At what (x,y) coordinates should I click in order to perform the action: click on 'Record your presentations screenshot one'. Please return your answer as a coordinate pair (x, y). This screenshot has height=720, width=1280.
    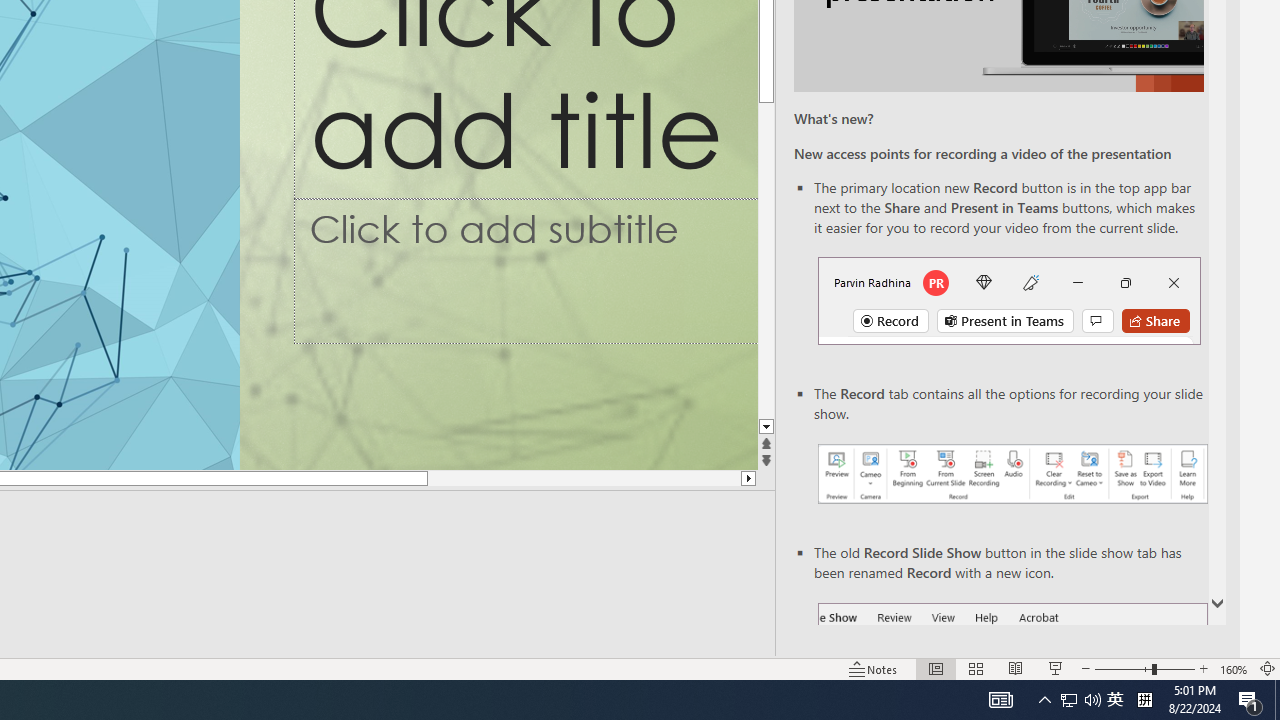
    Looking at the image, I should click on (1013, 474).